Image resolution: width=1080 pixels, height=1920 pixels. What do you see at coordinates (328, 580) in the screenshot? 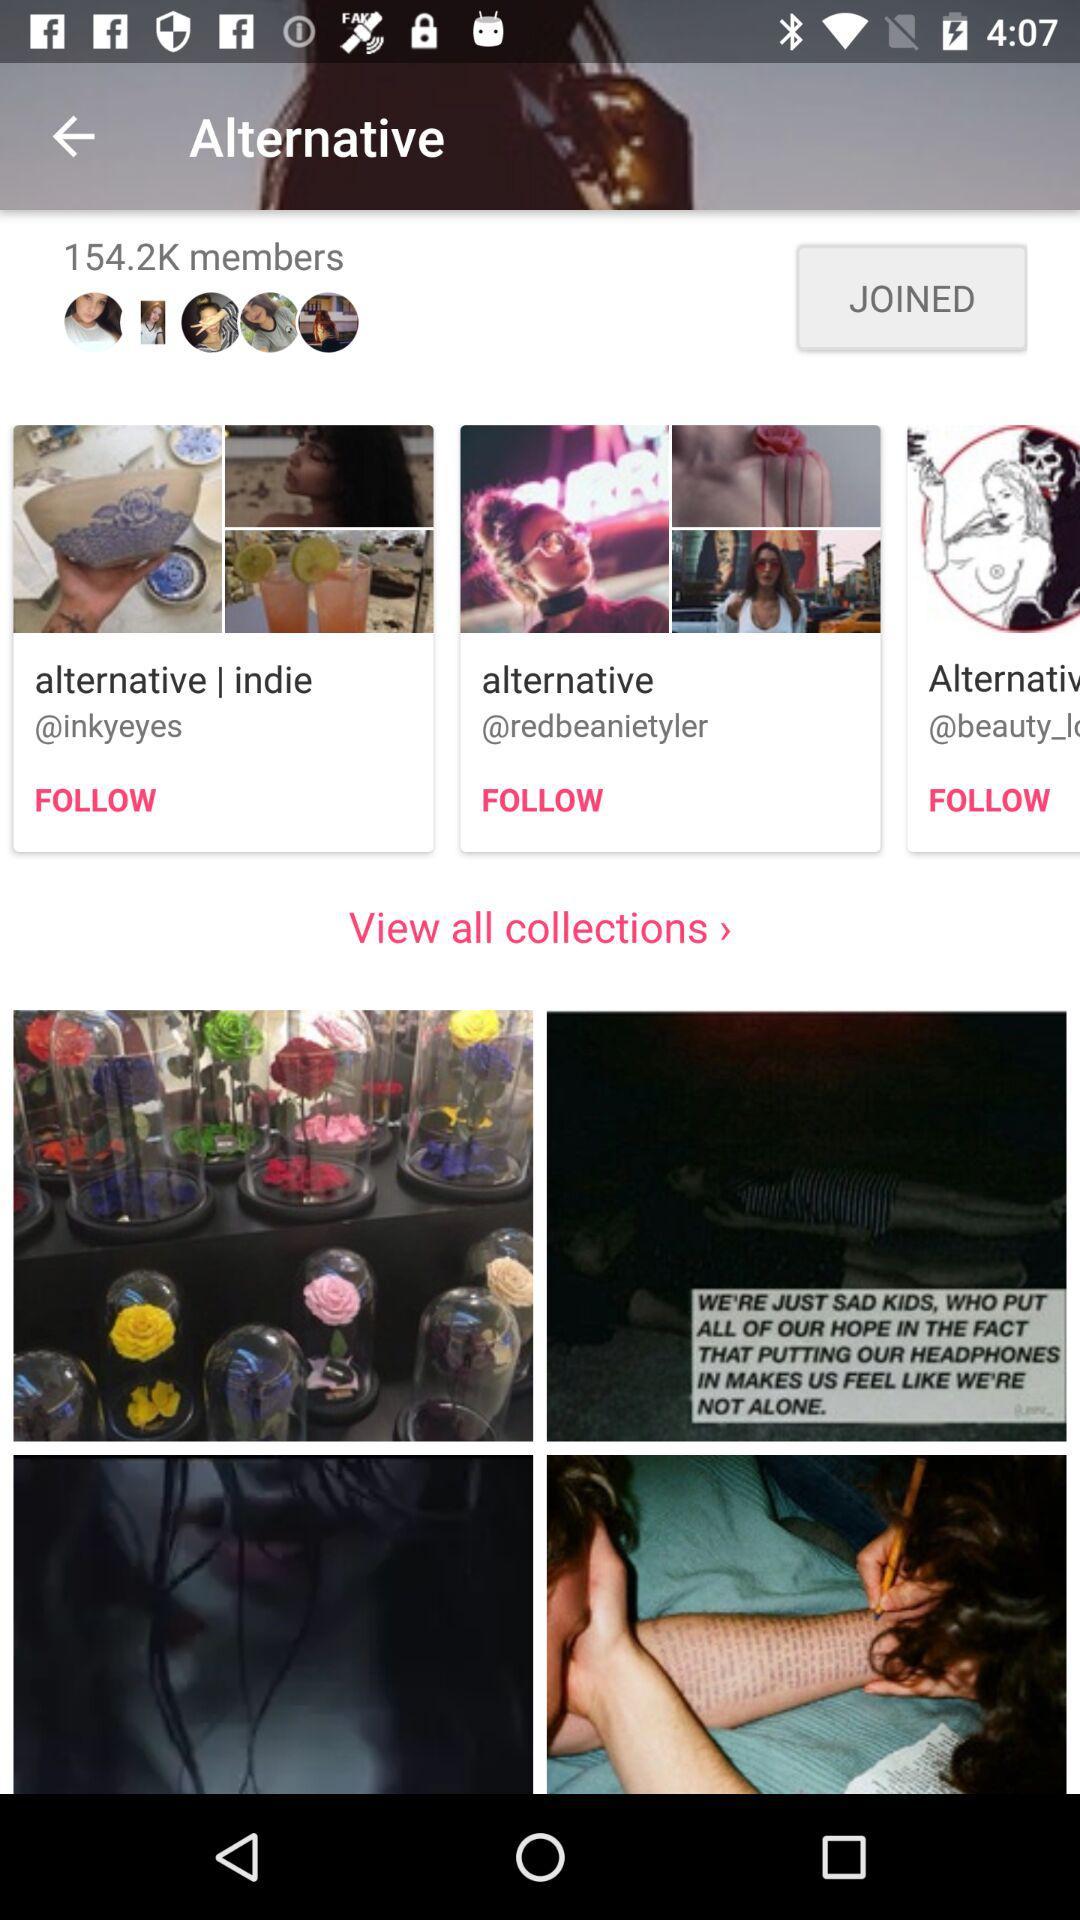
I see `the third image above alternative  indie` at bounding box center [328, 580].